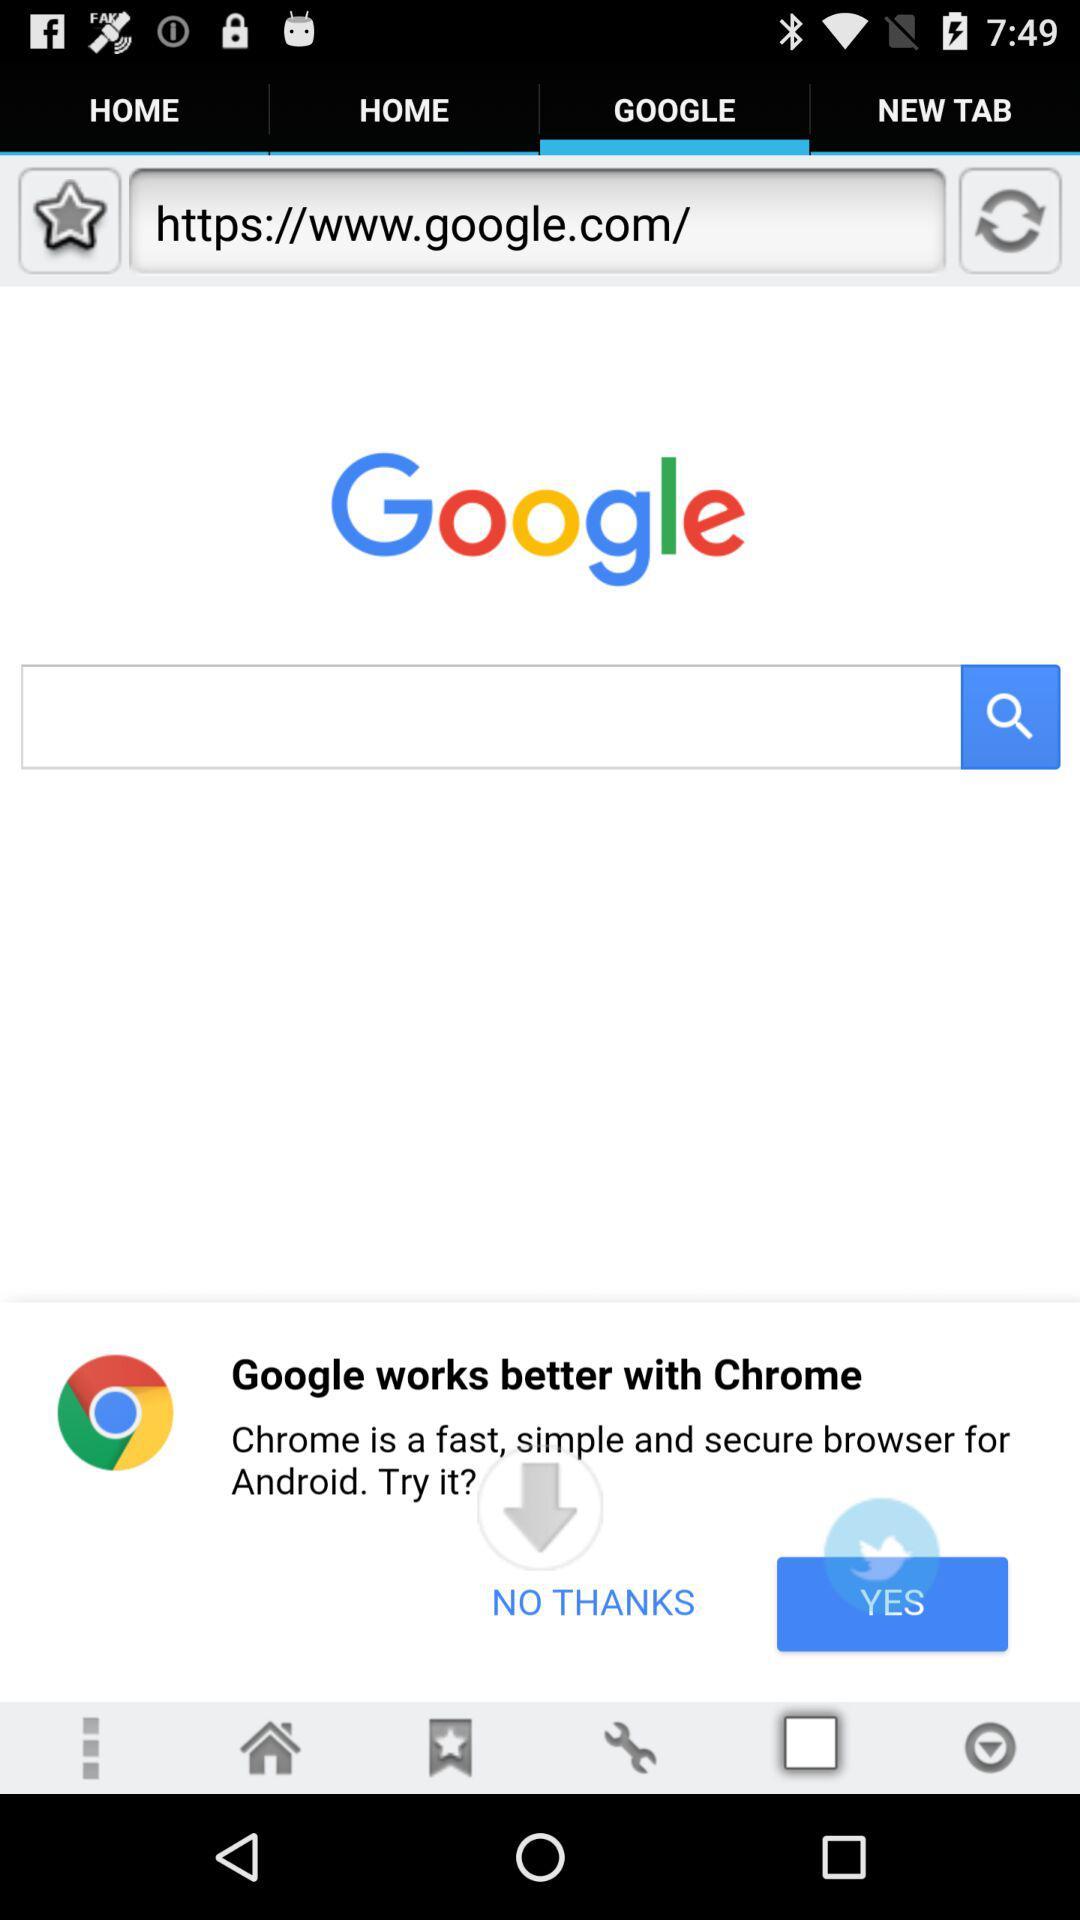  Describe the element at coordinates (880, 1554) in the screenshot. I see `install plugin` at that location.